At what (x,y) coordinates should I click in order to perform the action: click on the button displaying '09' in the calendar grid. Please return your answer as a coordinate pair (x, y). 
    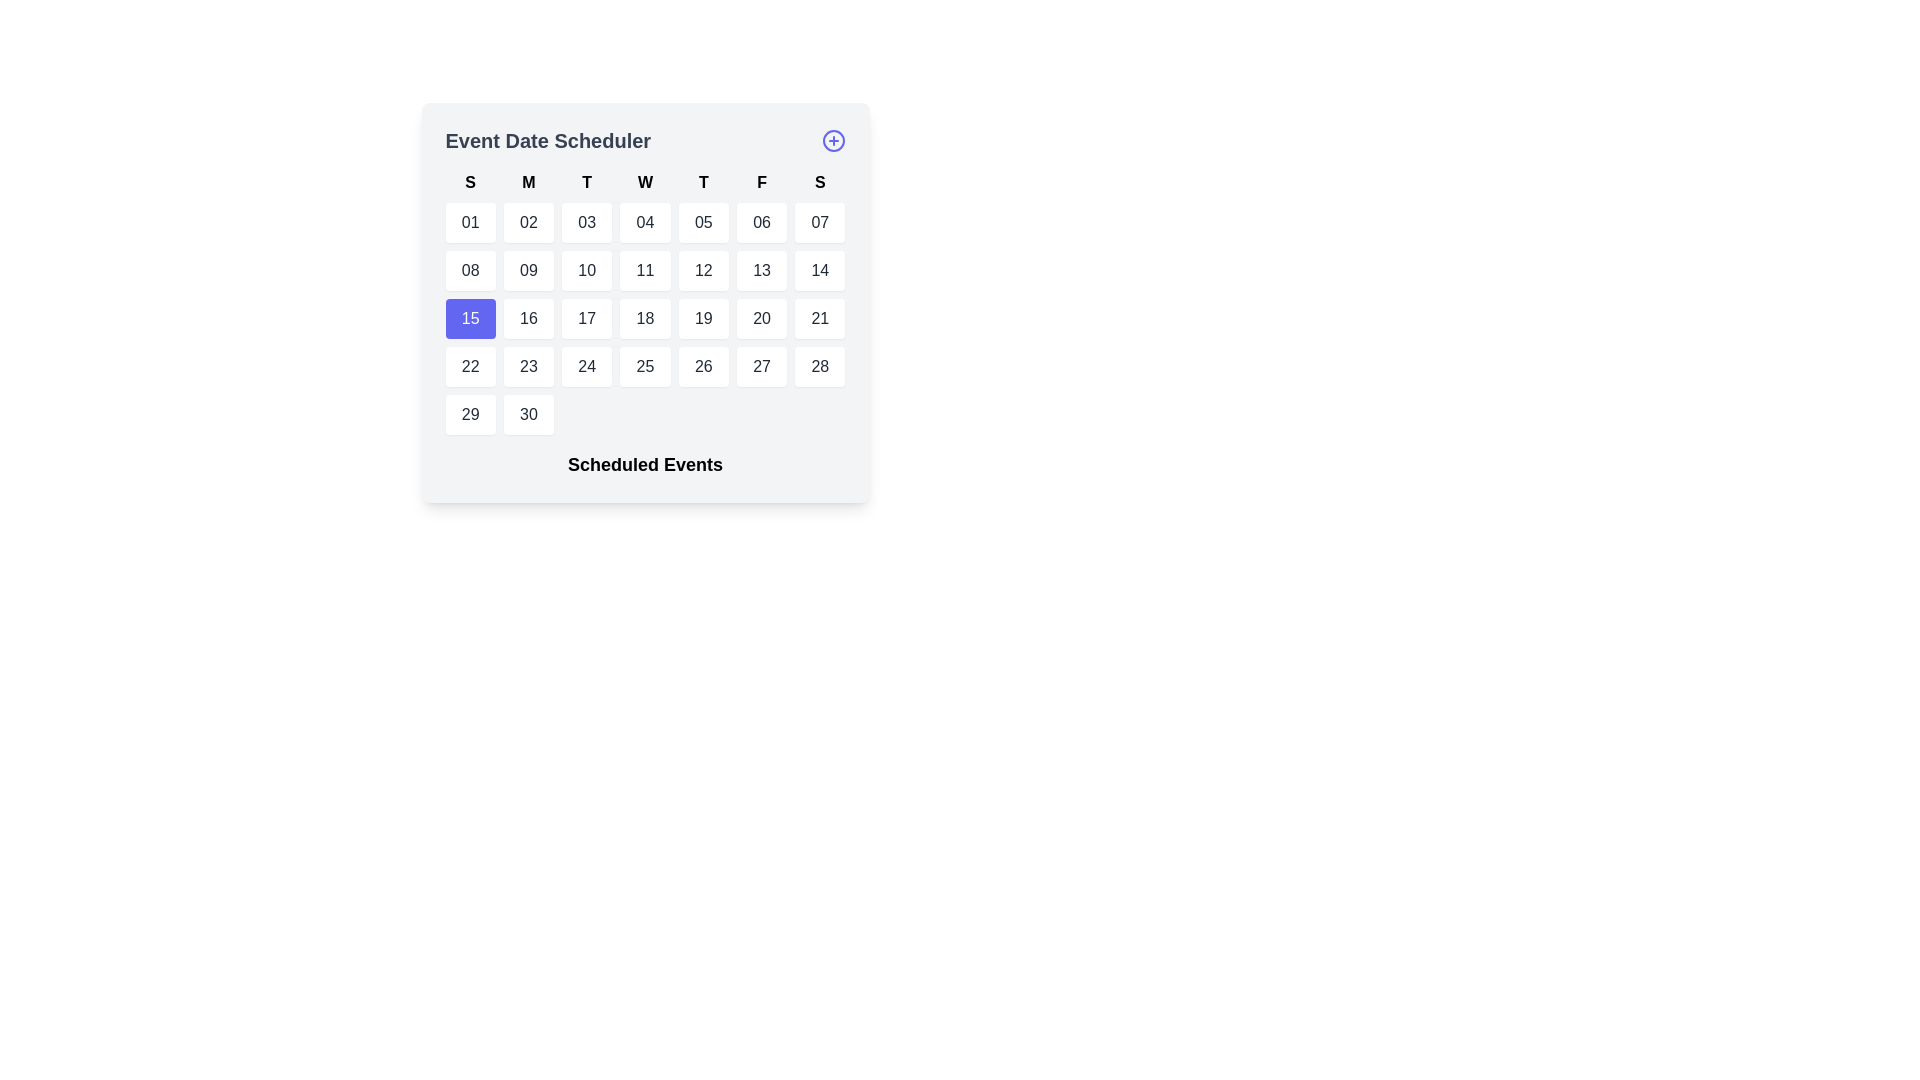
    Looking at the image, I should click on (528, 270).